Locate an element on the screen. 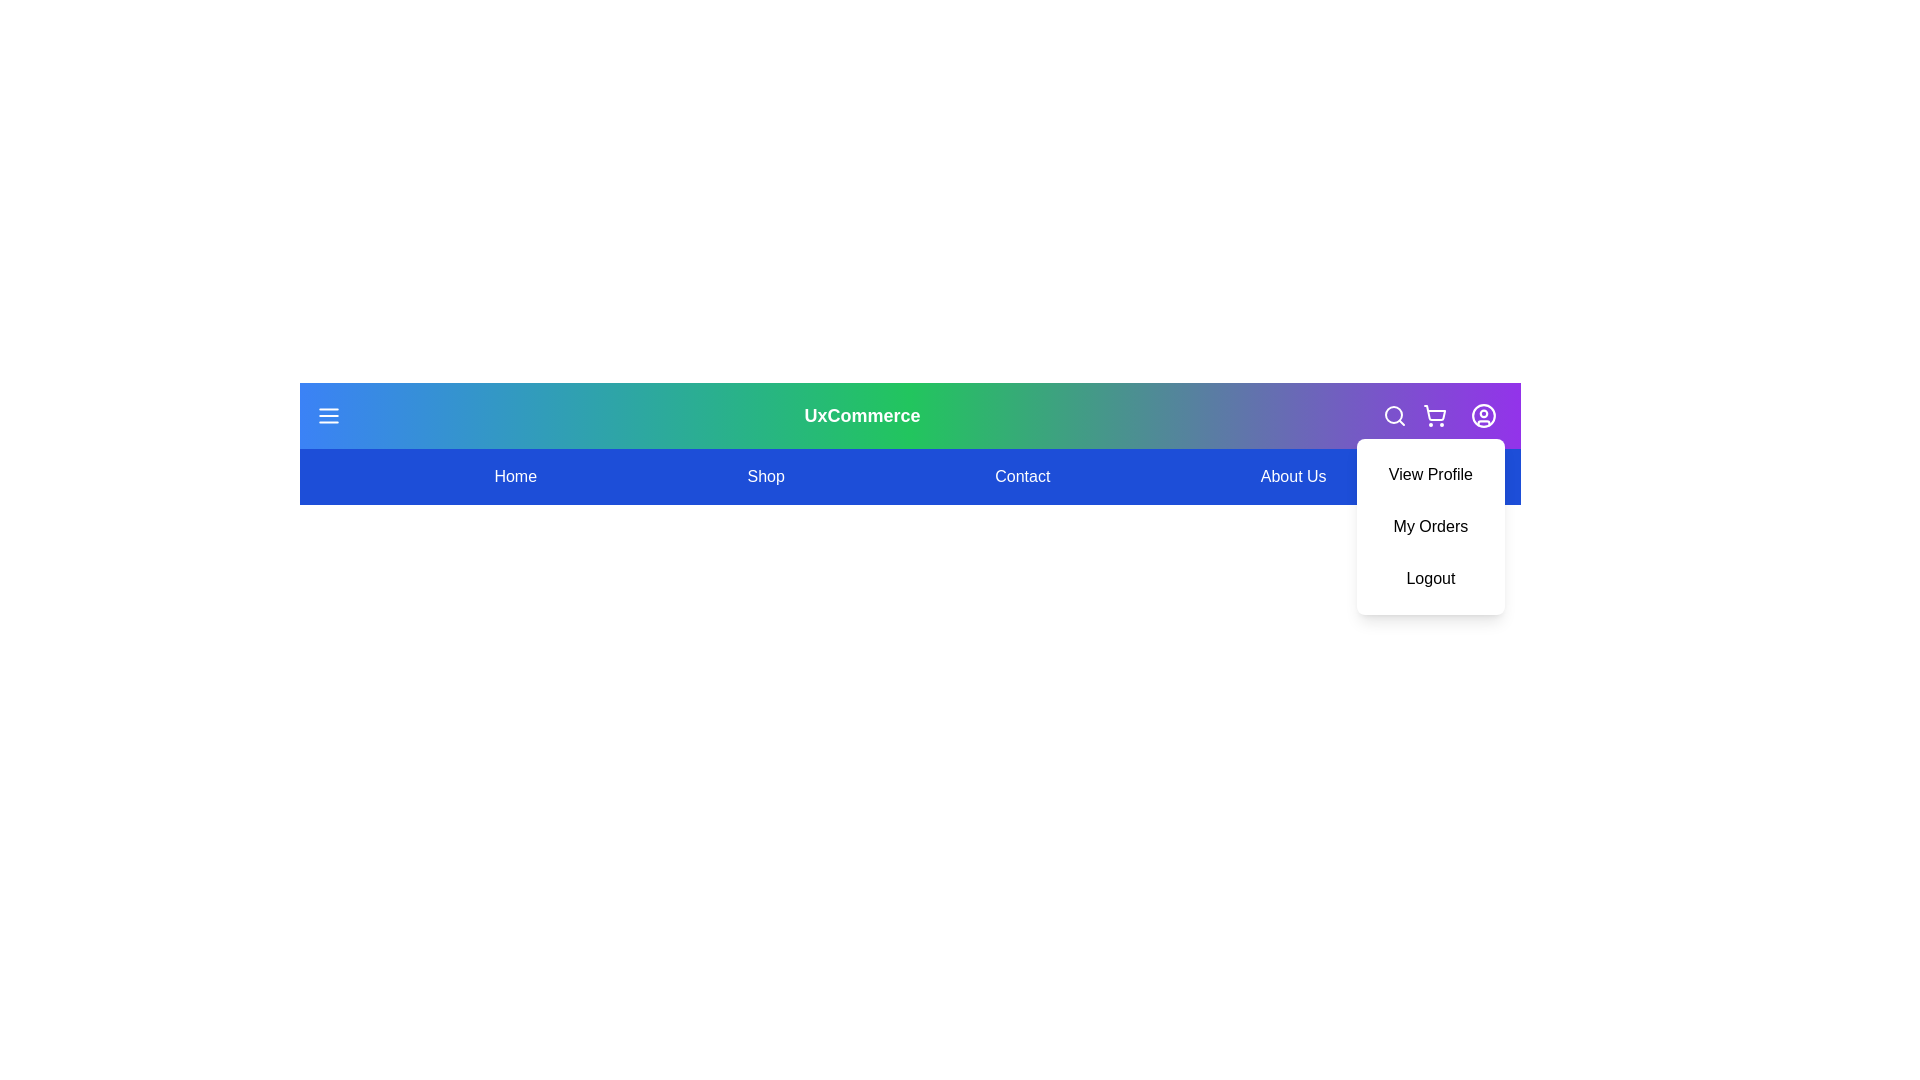  menu button to toggle the menu visibility is located at coordinates (329, 415).